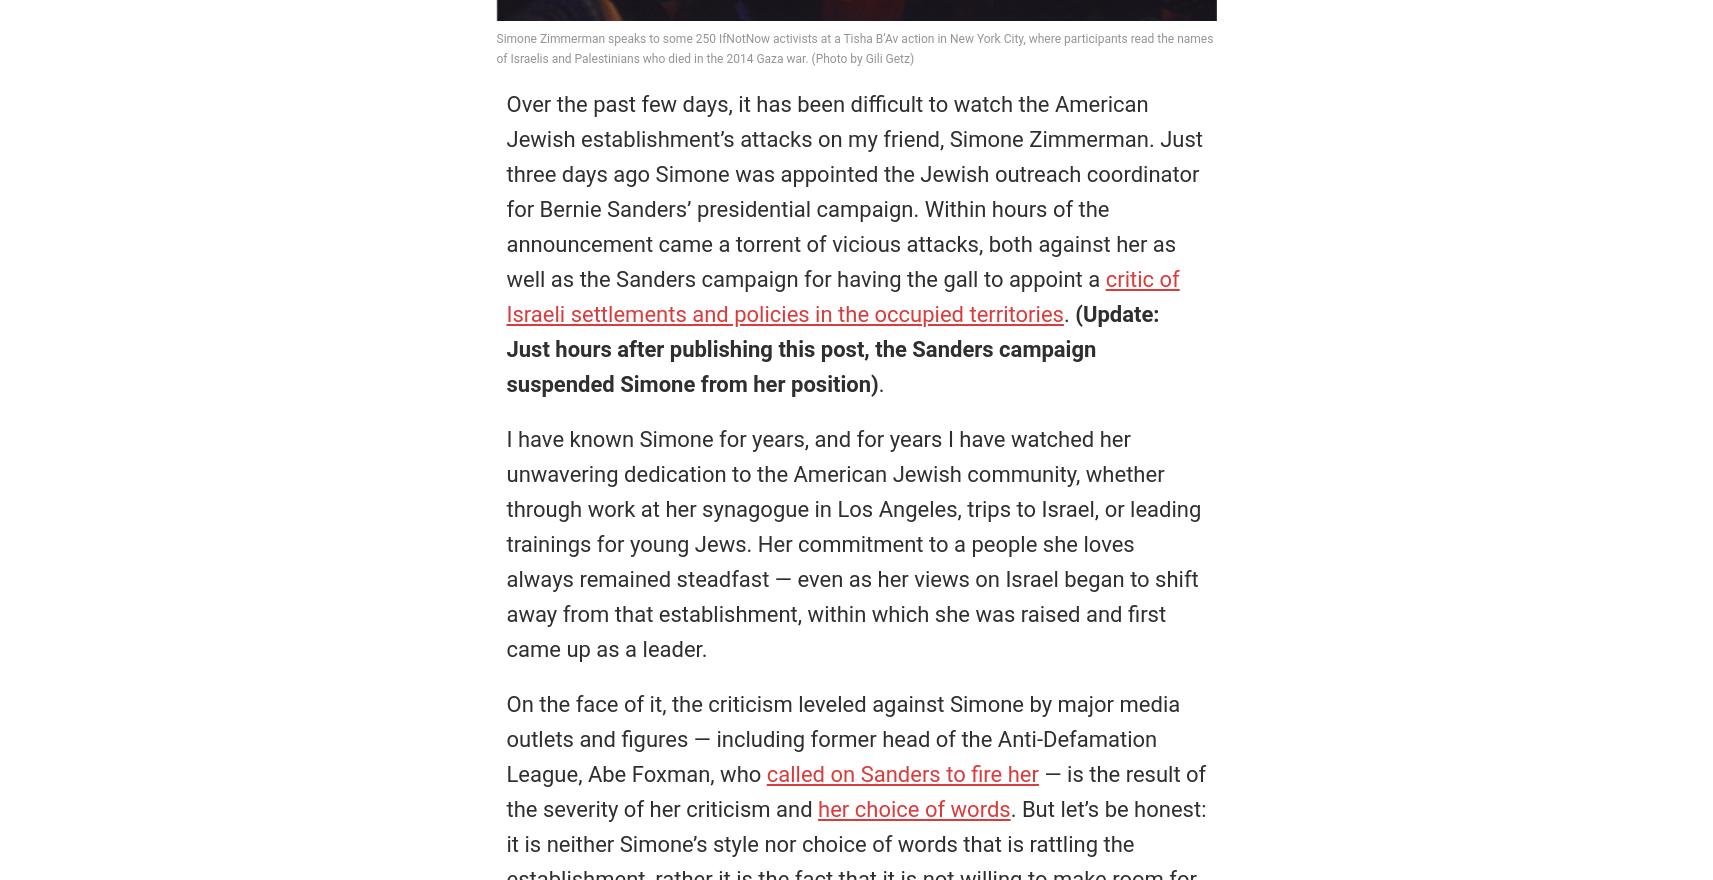 The width and height of the screenshot is (1713, 880). What do you see at coordinates (902, 774) in the screenshot?
I see `'called on Sanders to fire her'` at bounding box center [902, 774].